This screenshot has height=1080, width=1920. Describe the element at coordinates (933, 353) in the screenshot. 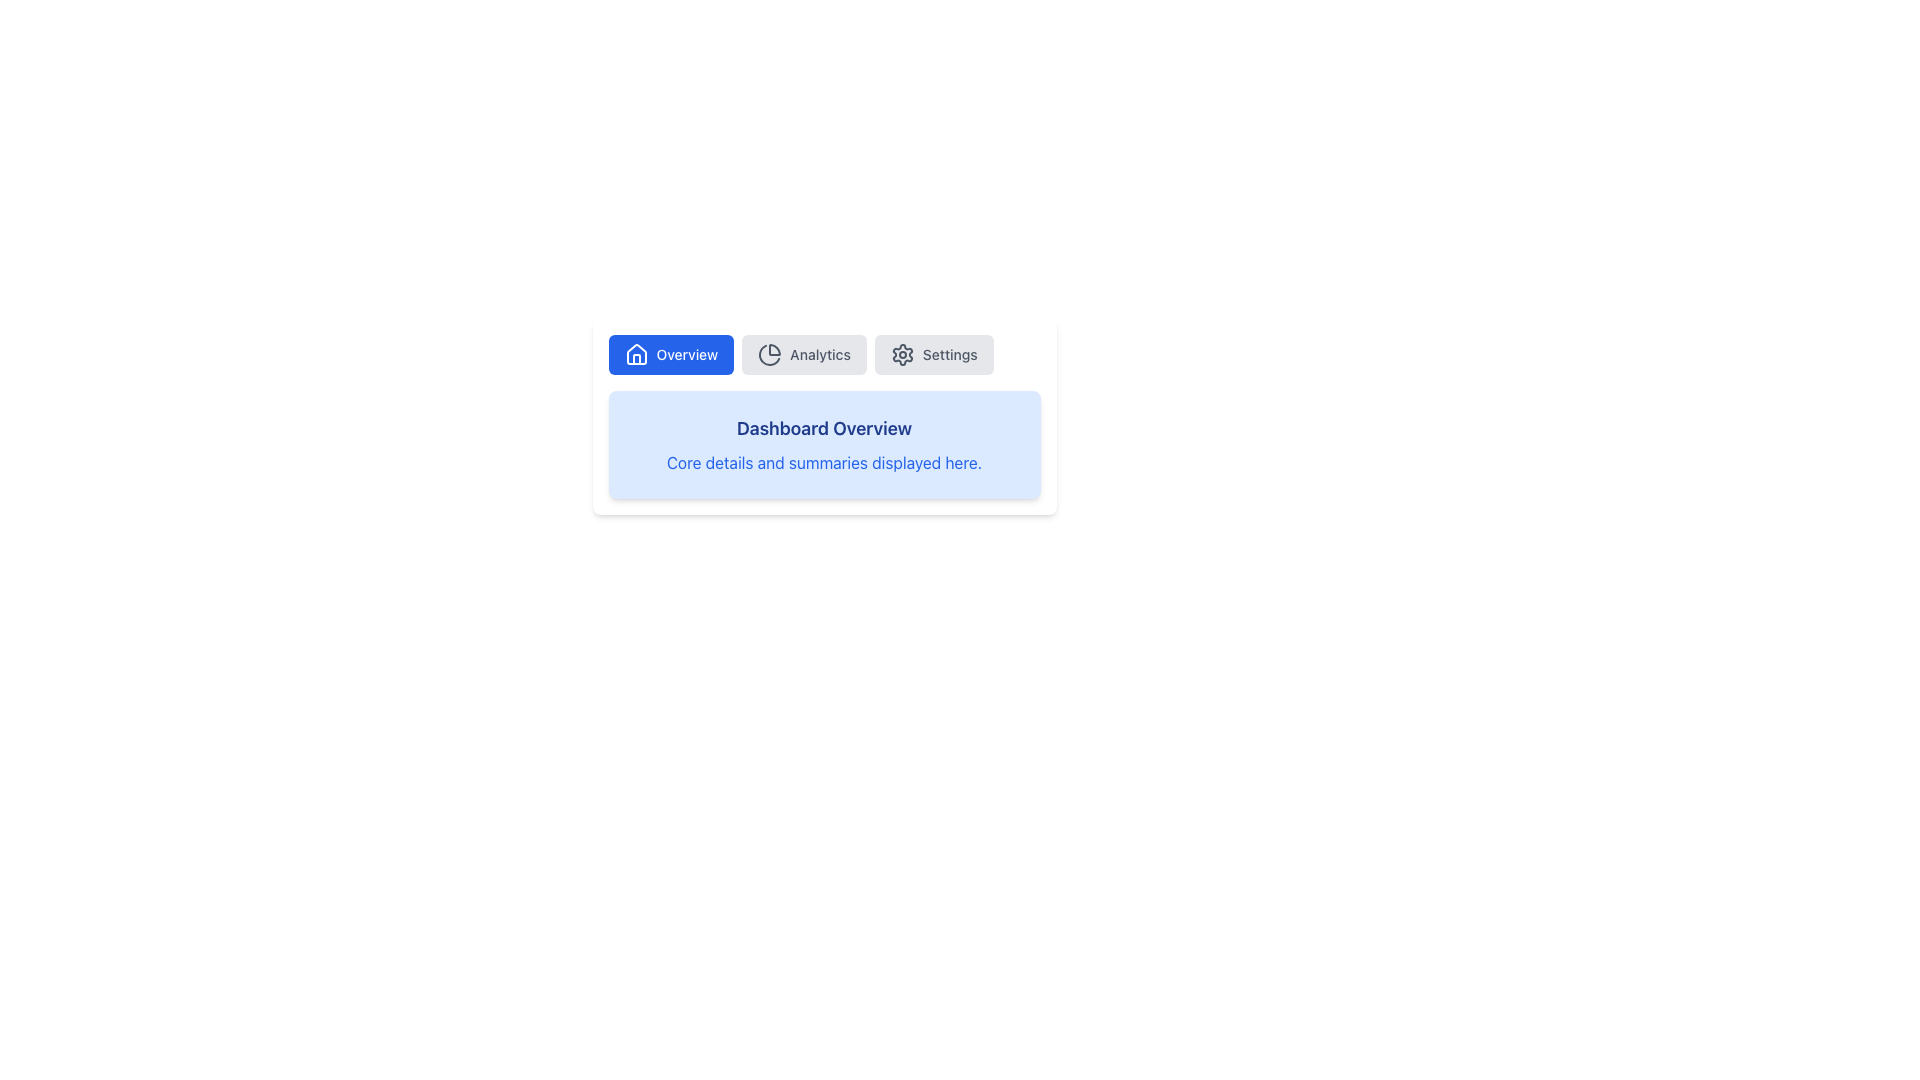

I see `the 'Settings' button, which is a rectangular button with rounded corners, light gray background, dark gray text, and a gear icon` at that location.